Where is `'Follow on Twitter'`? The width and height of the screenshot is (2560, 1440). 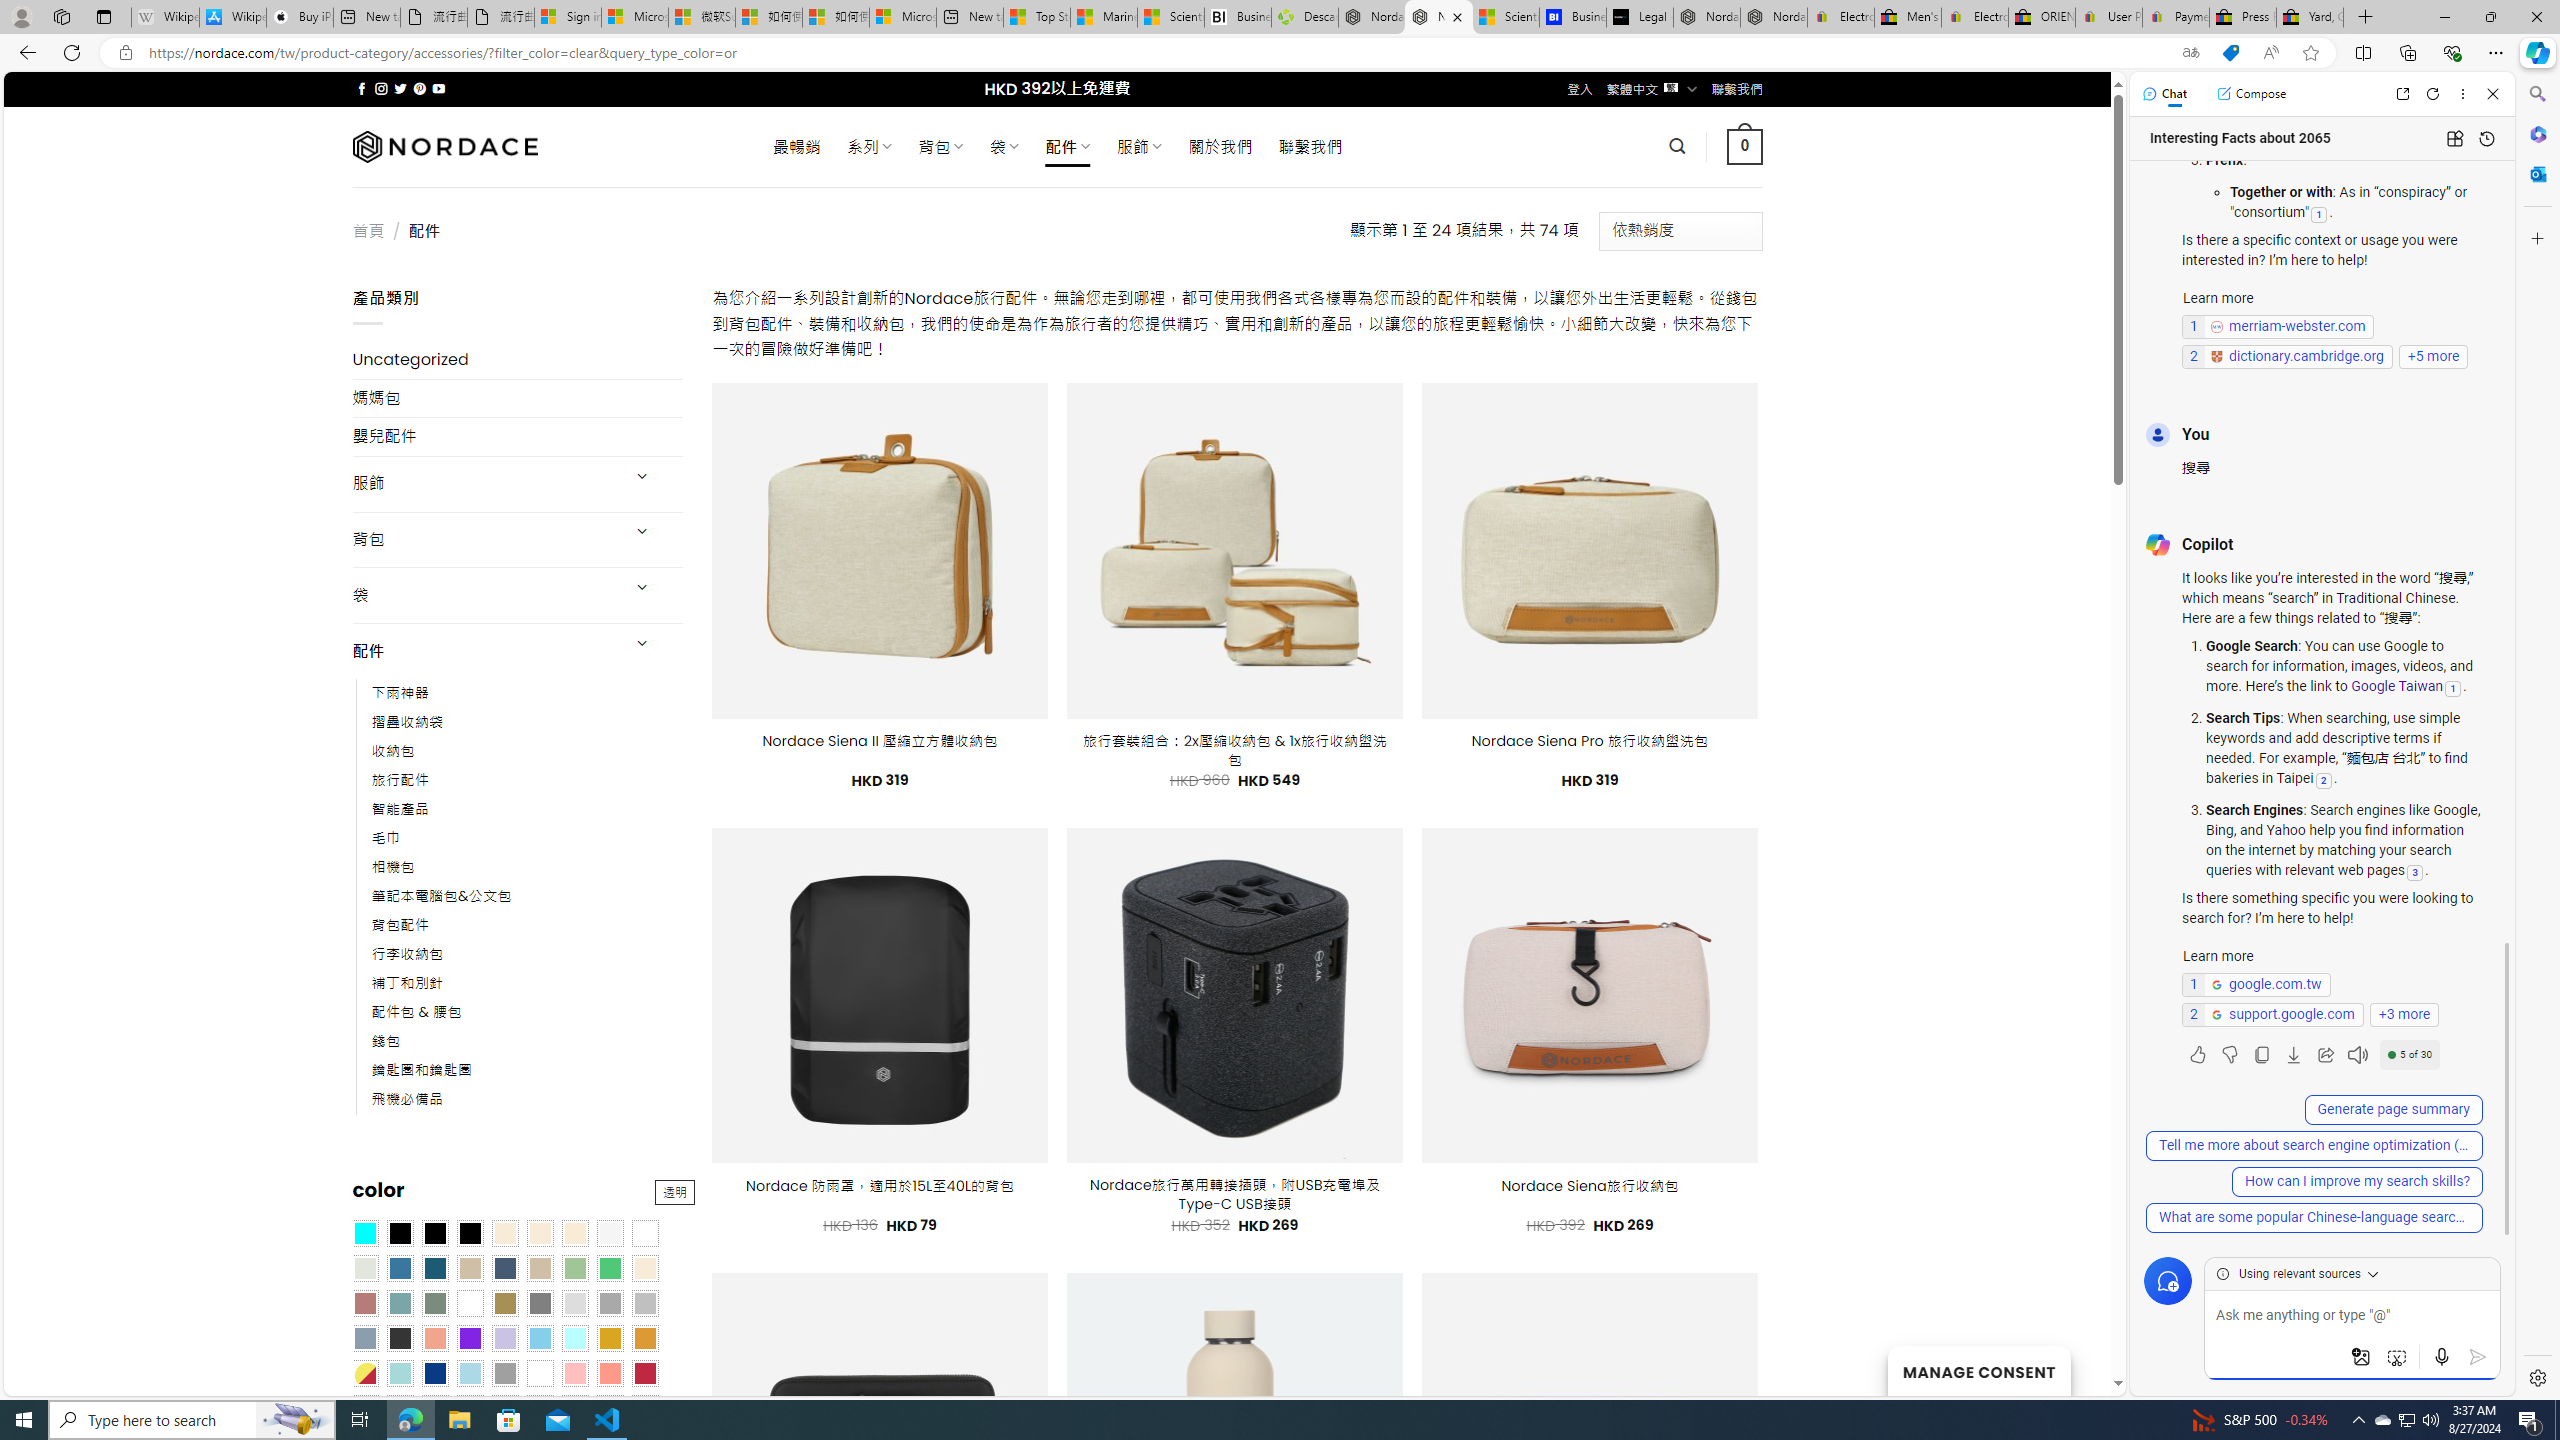 'Follow on Twitter' is located at coordinates (399, 88).